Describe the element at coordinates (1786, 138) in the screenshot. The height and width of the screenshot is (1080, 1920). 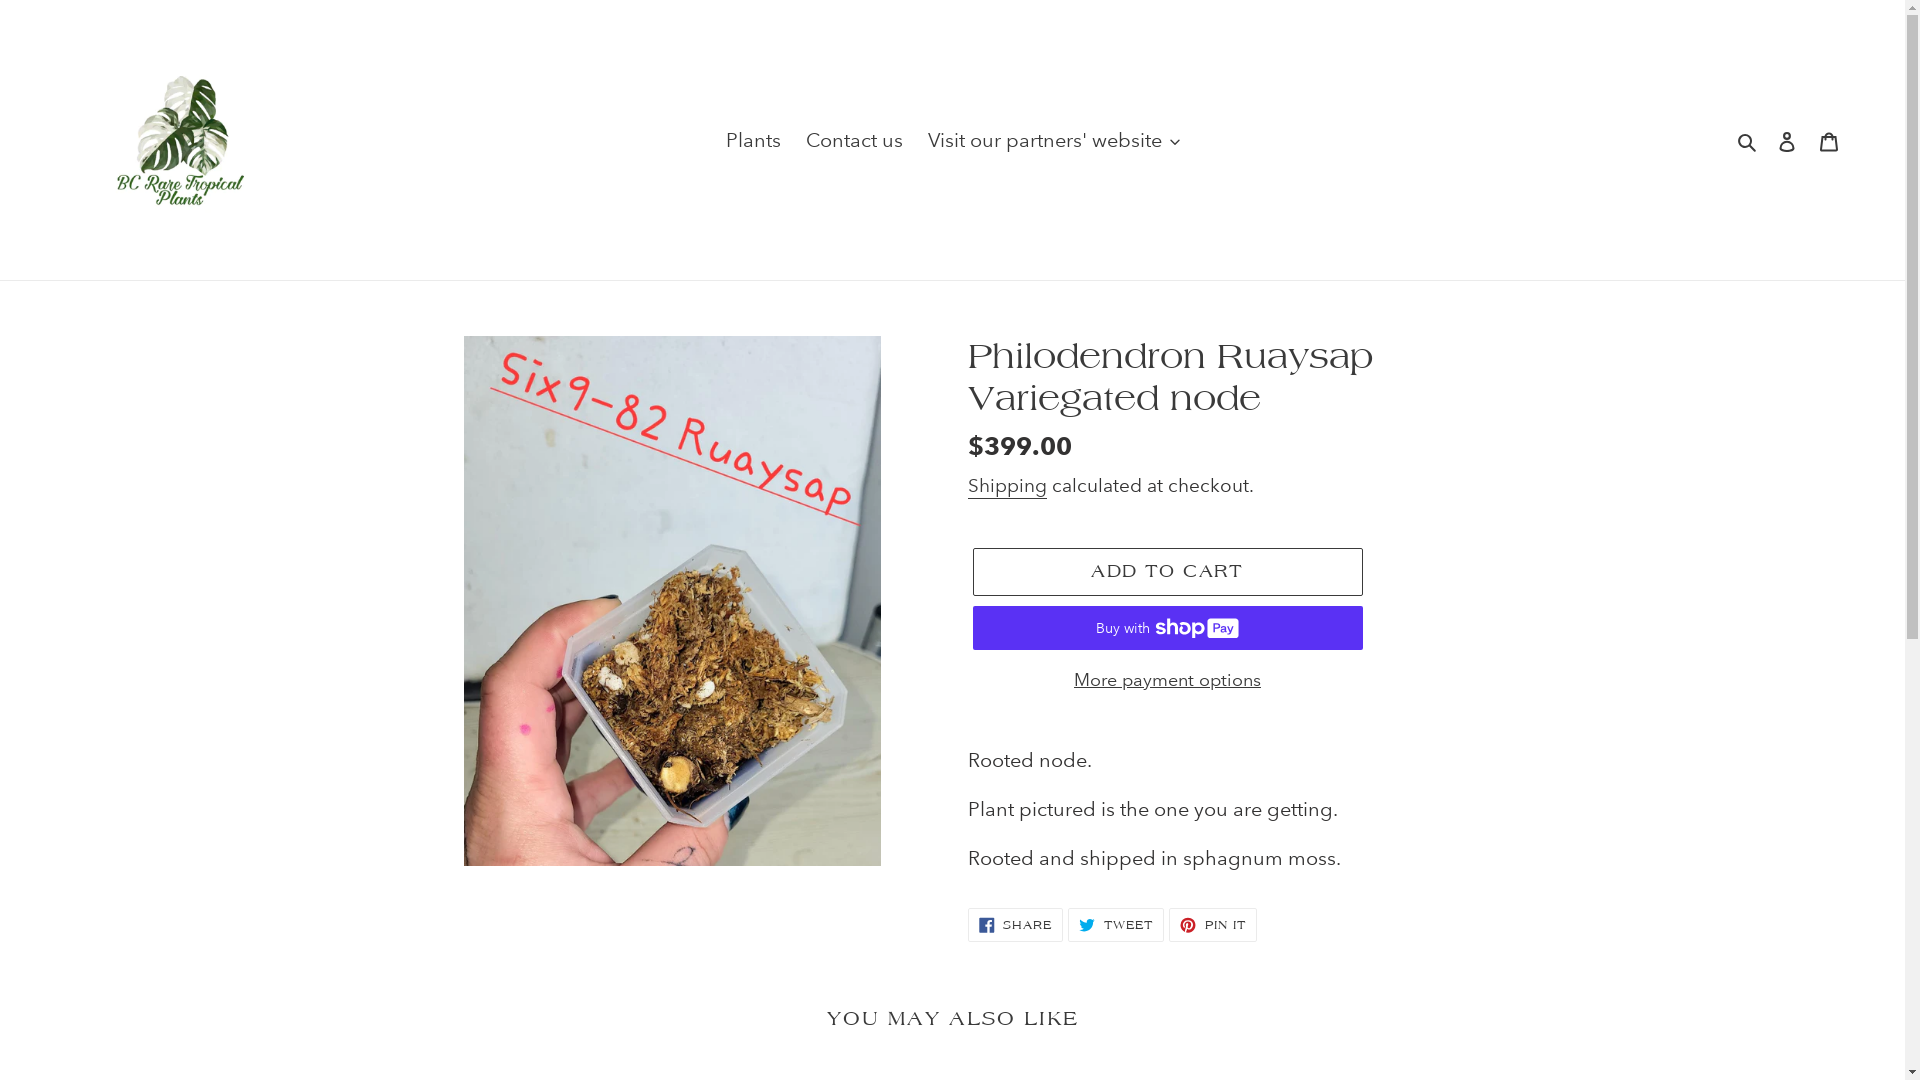
I see `'Log in'` at that location.